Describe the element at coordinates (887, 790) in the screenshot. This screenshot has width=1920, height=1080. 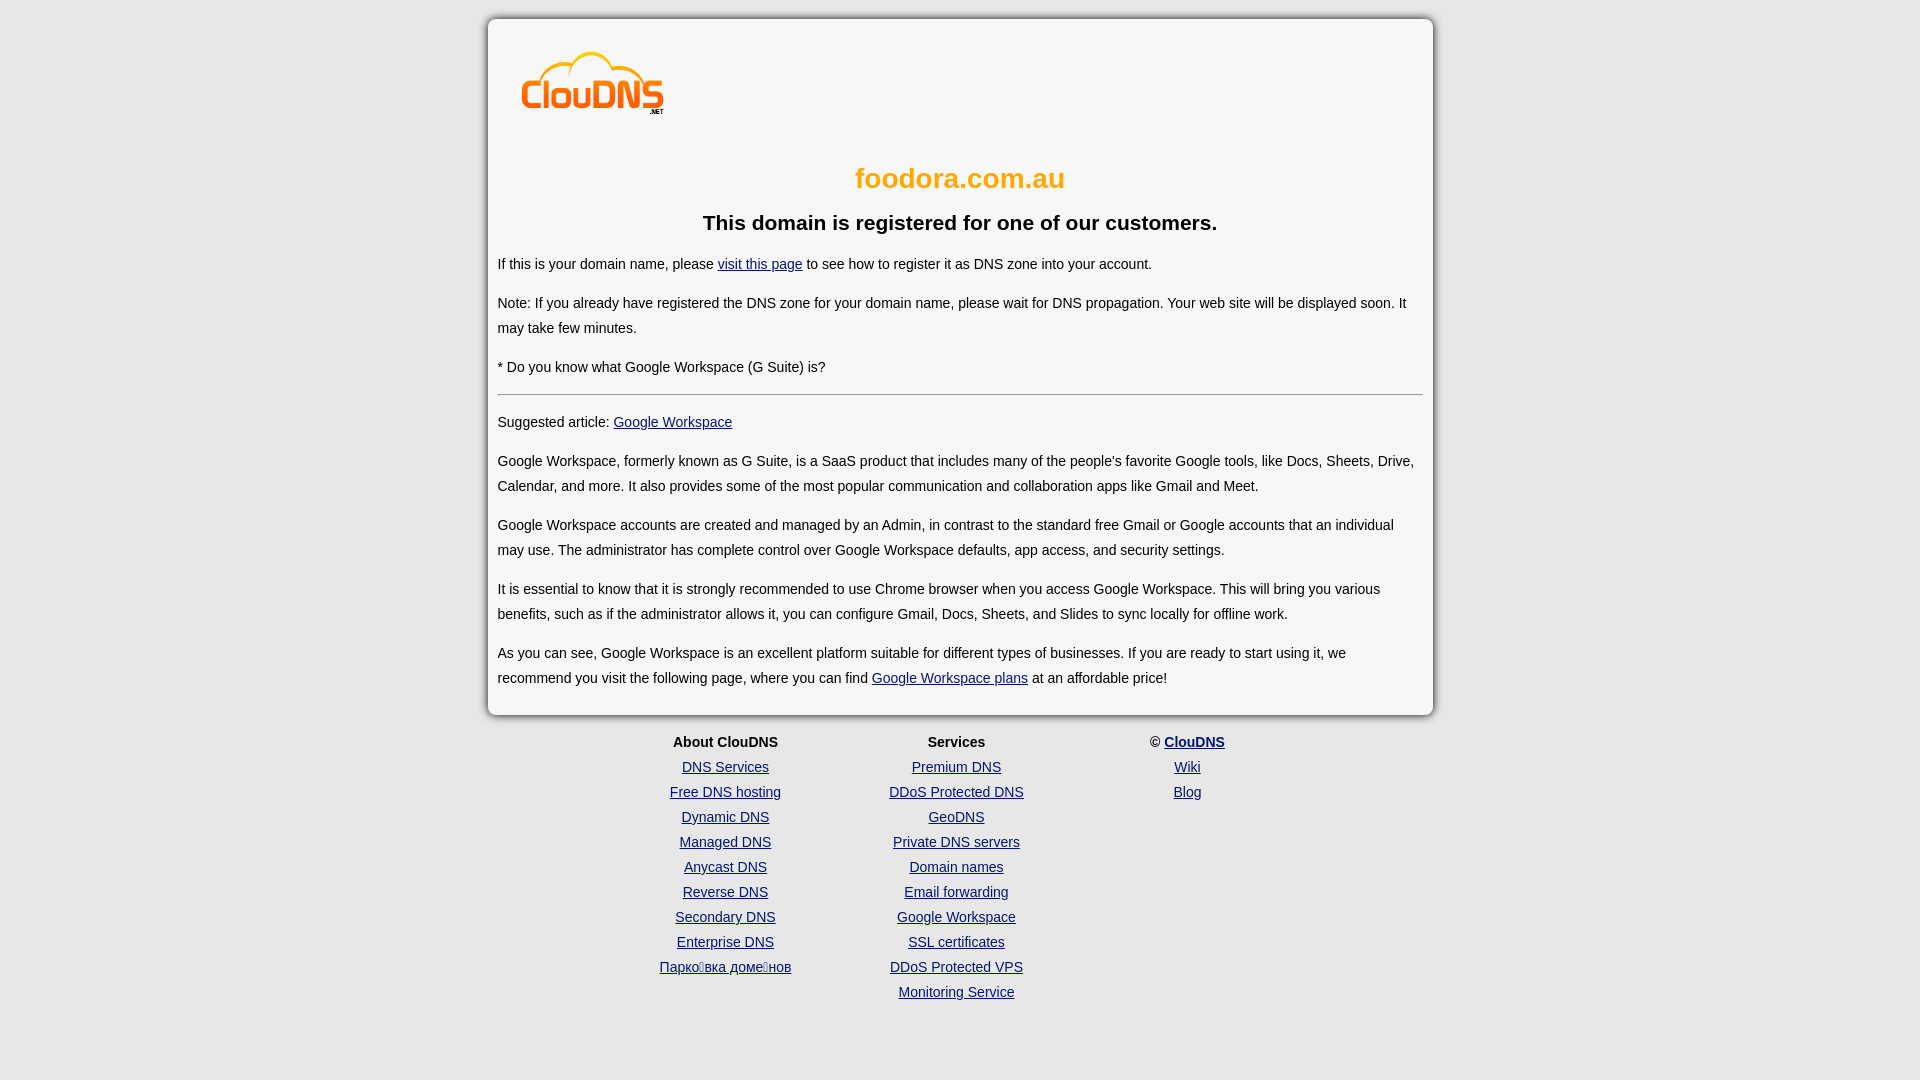
I see `'DDoS Protected DNS'` at that location.